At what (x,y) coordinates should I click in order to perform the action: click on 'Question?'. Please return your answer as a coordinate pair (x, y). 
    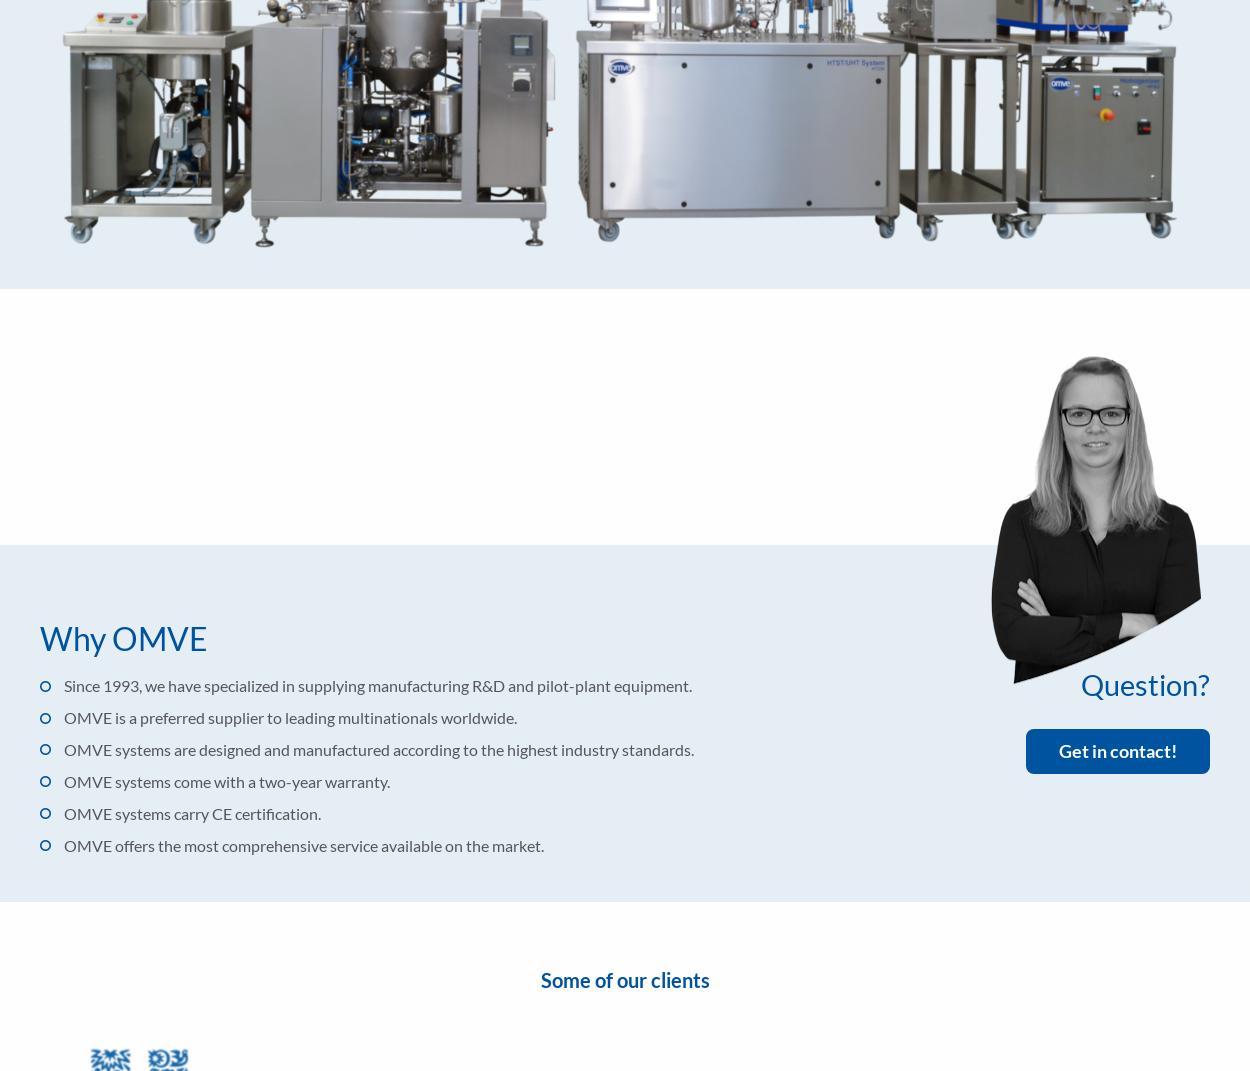
    Looking at the image, I should click on (1144, 683).